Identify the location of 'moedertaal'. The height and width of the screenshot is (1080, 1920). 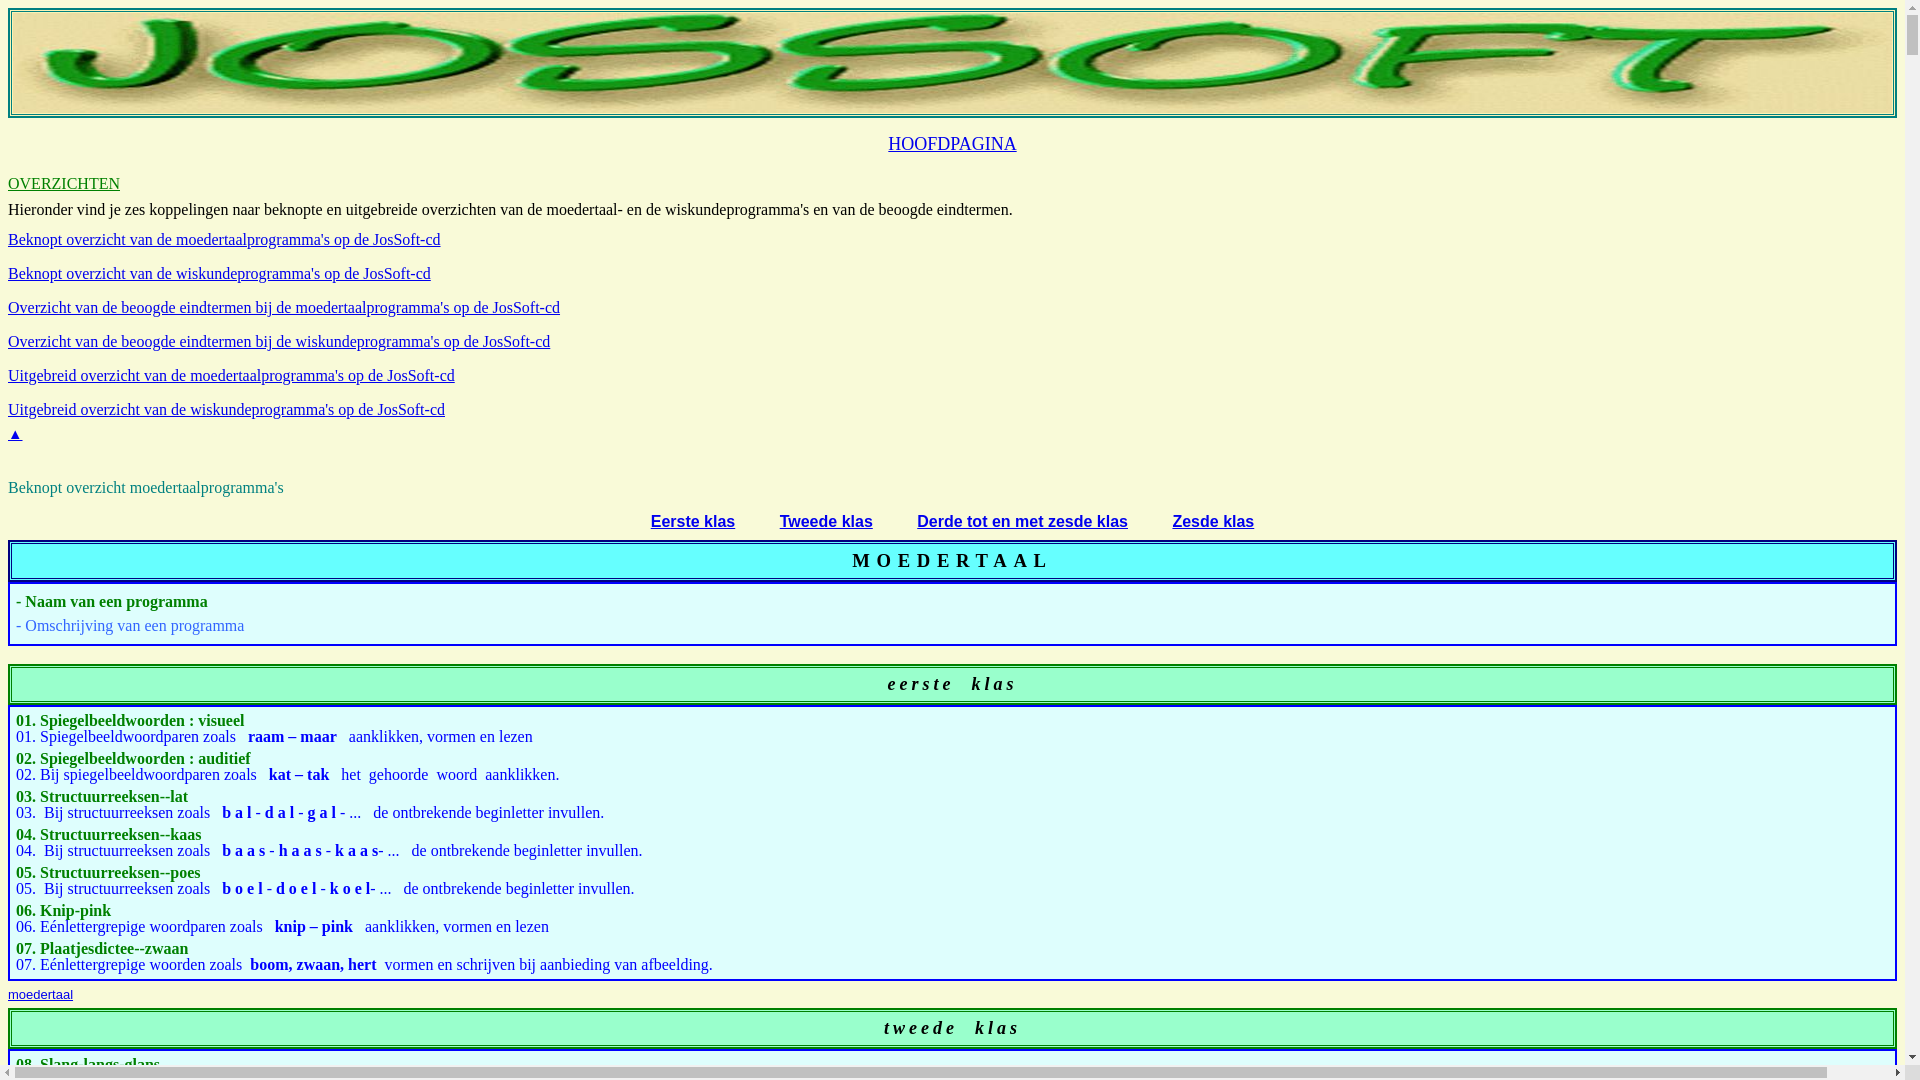
(40, 993).